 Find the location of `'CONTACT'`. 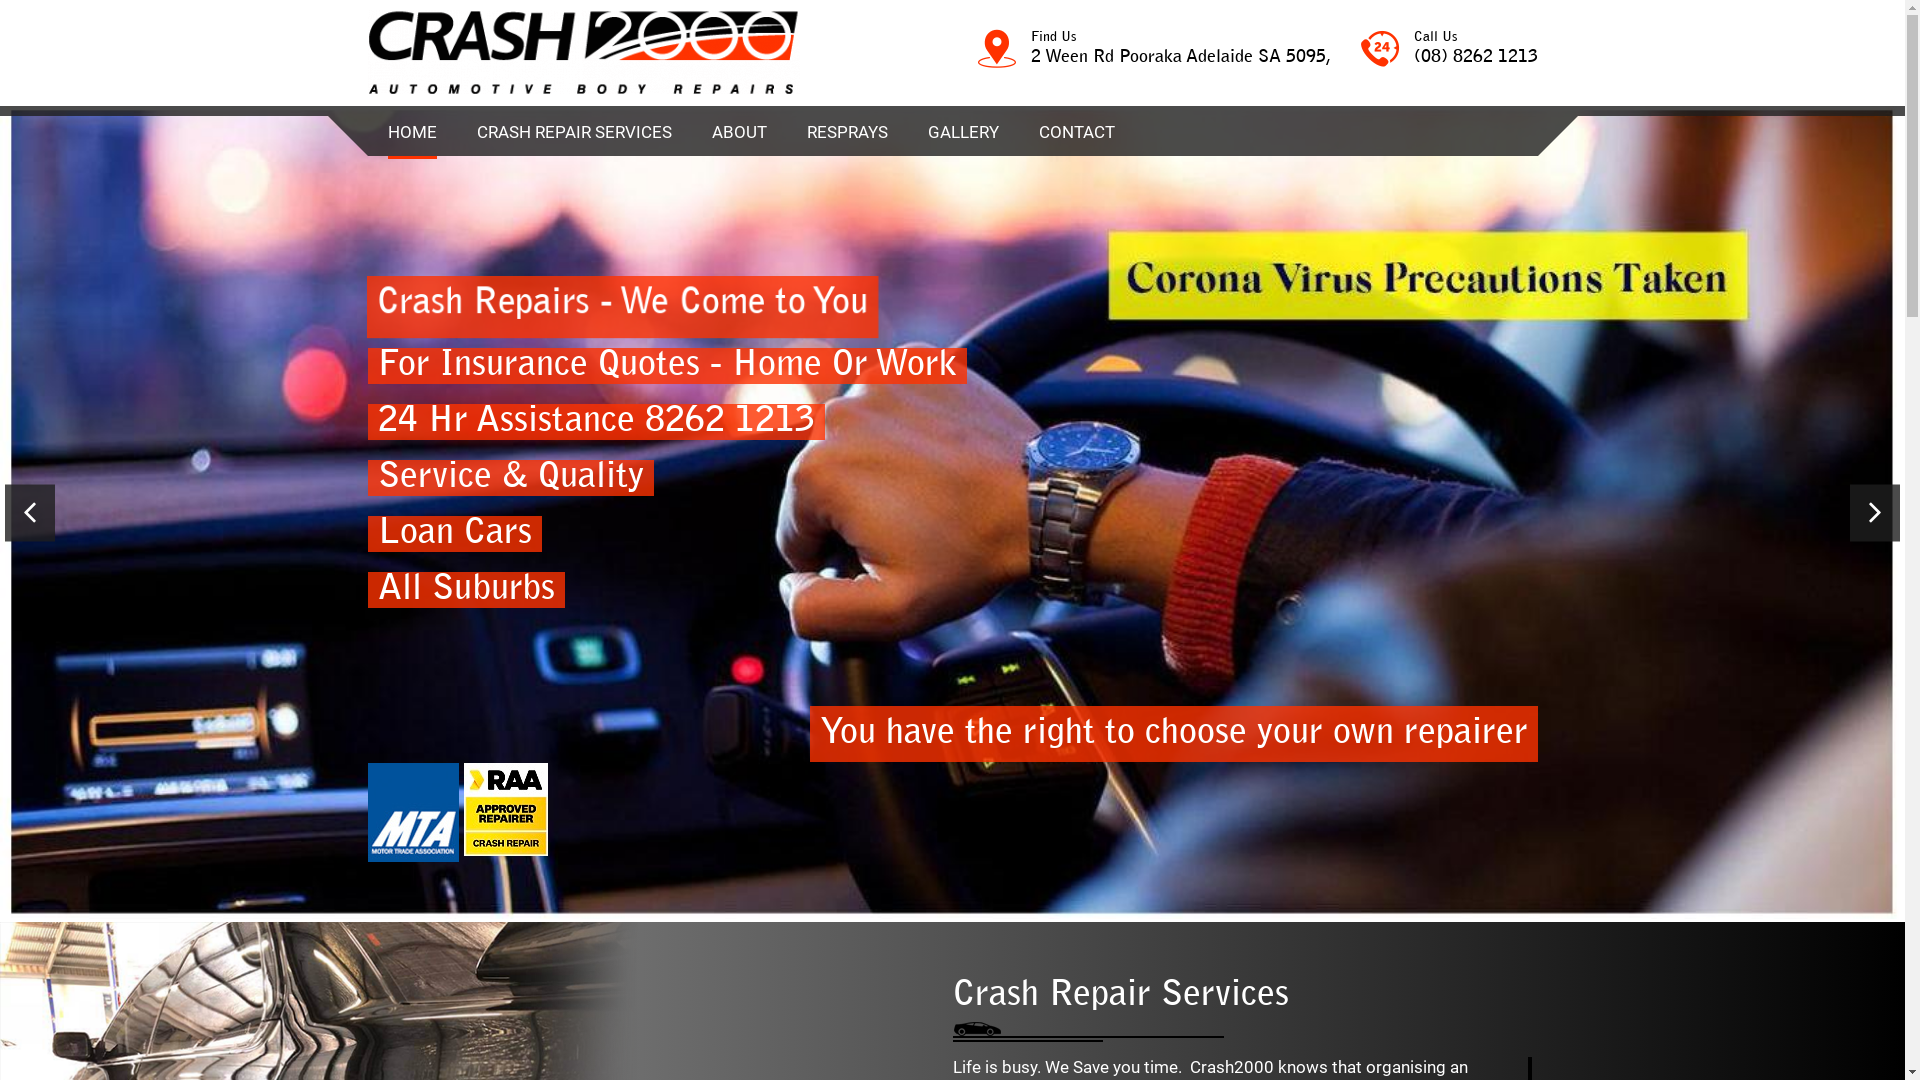

'CONTACT' is located at coordinates (1037, 131).